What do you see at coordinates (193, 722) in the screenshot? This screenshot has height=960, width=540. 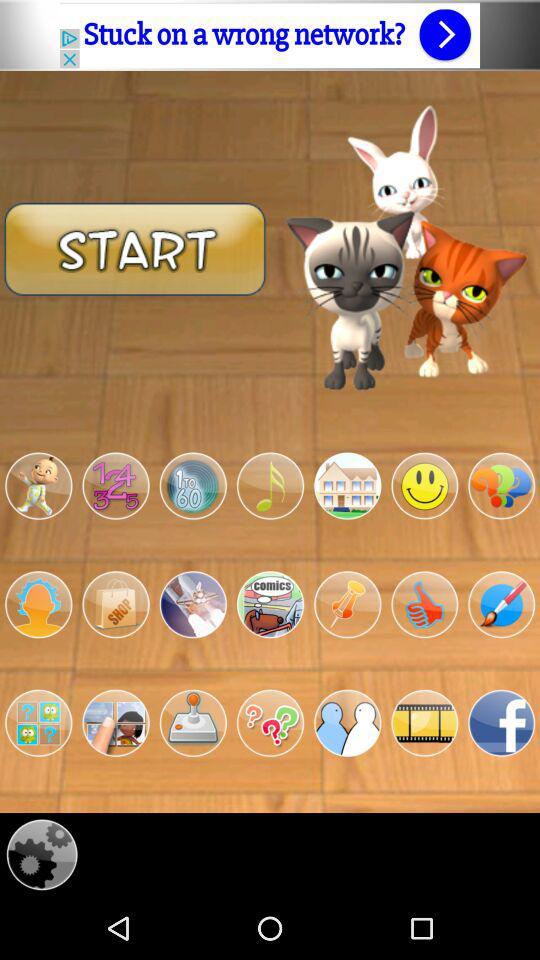 I see `open game pad` at bounding box center [193, 722].